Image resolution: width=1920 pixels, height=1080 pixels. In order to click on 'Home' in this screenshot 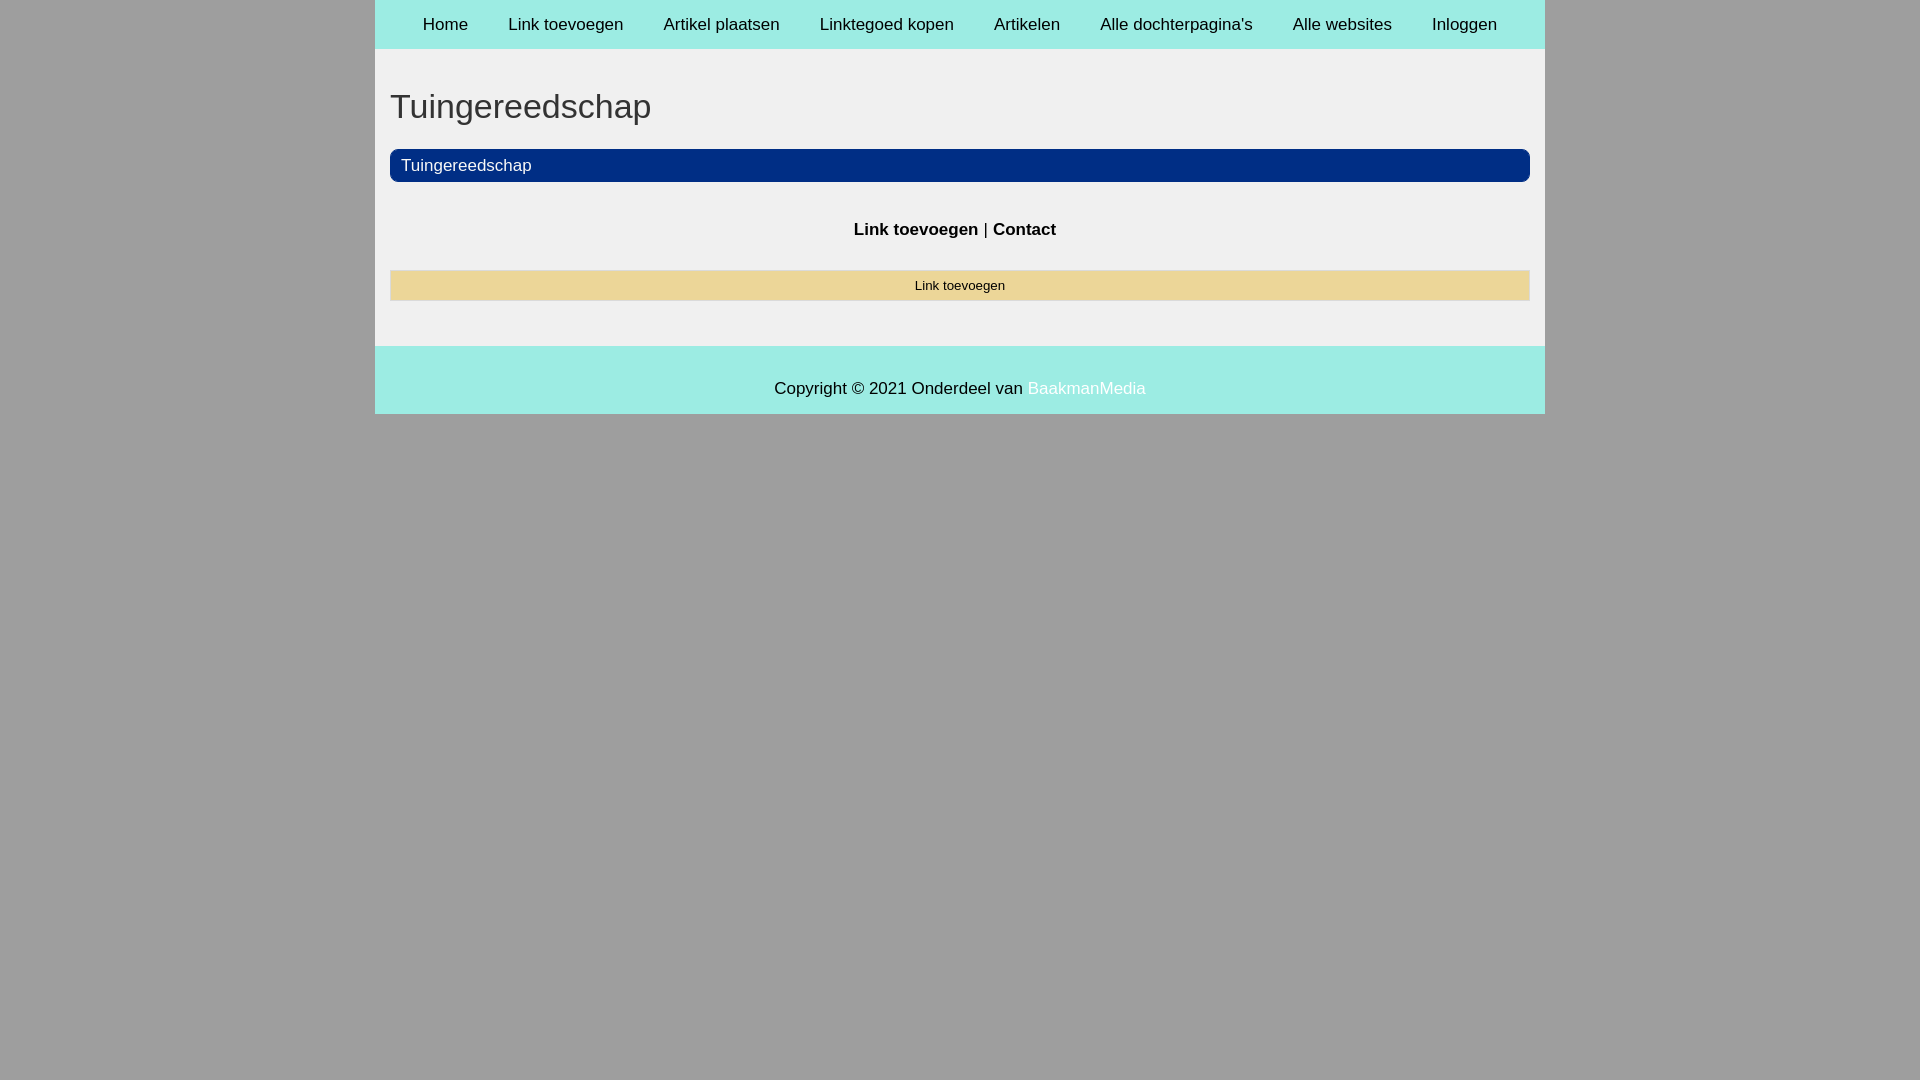, I will do `click(444, 24)`.